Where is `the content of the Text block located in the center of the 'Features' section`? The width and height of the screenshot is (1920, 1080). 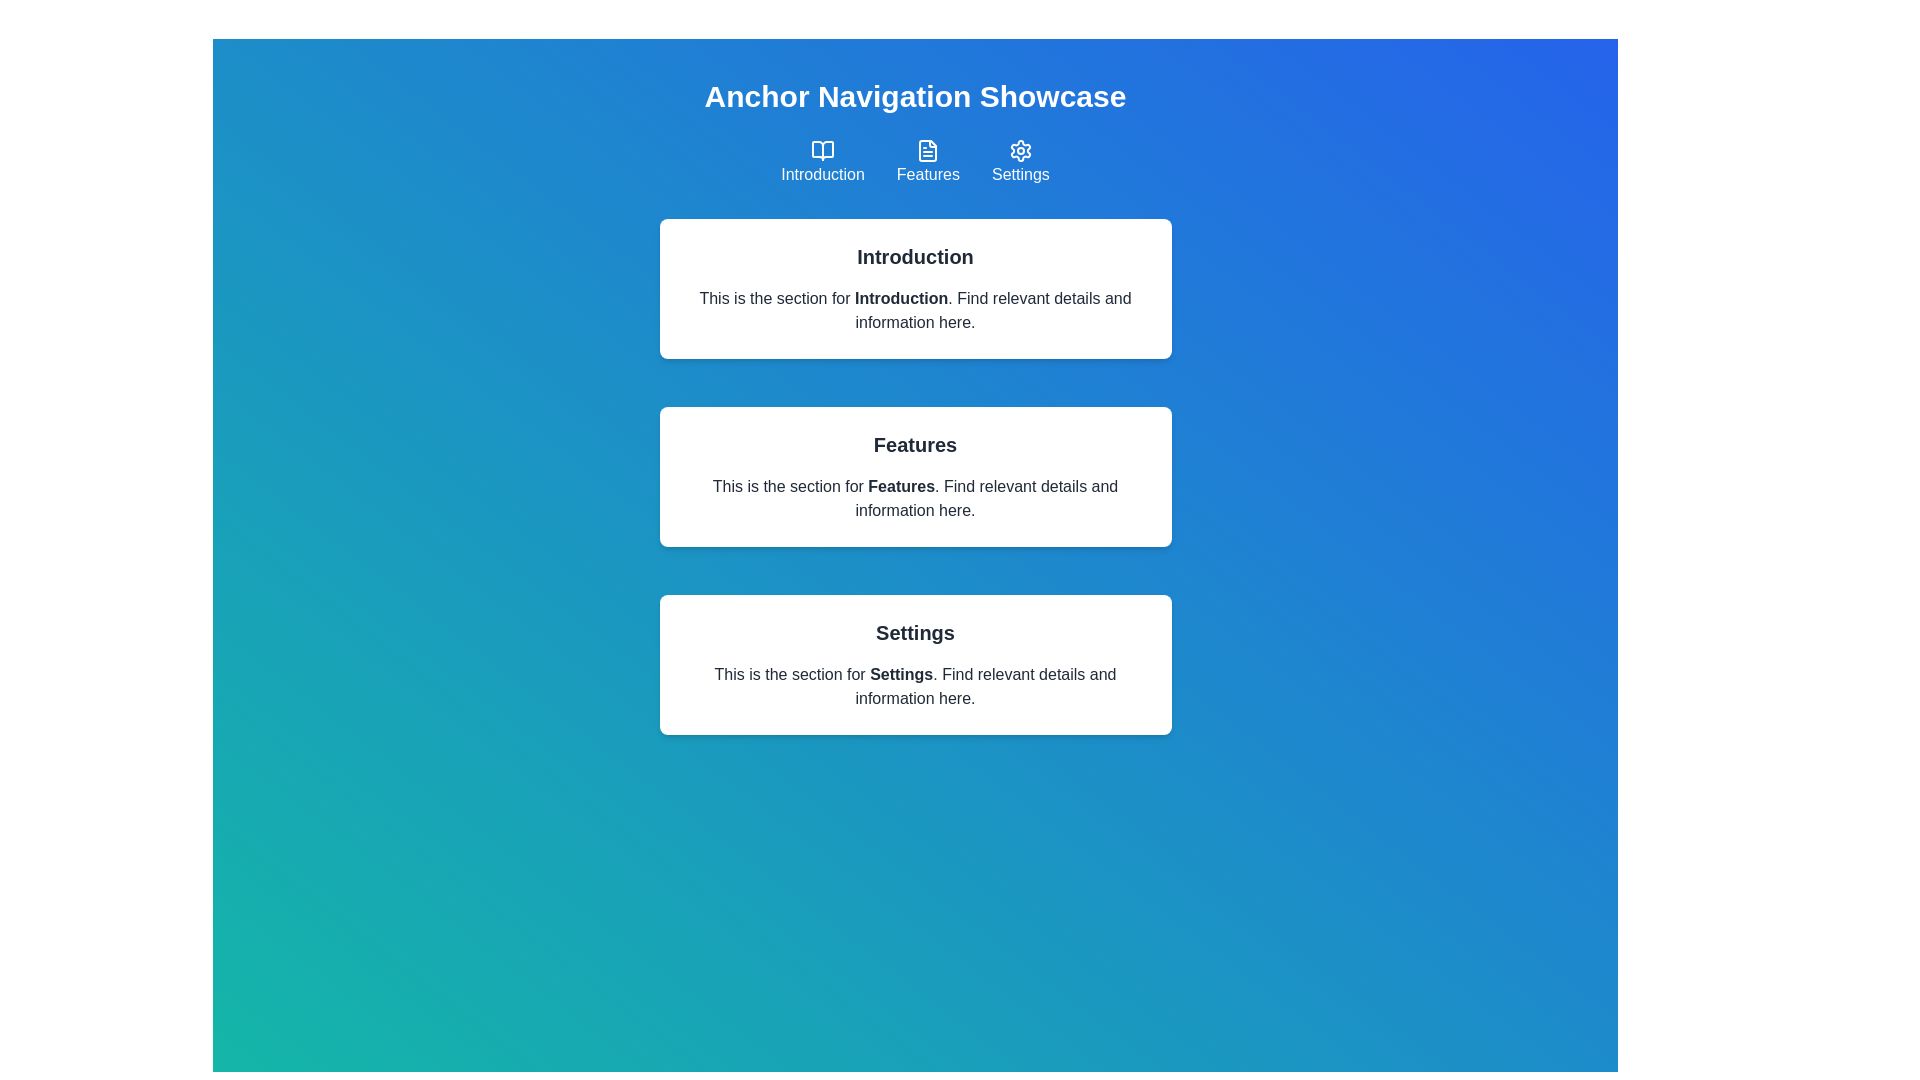
the content of the Text block located in the center of the 'Features' section is located at coordinates (914, 497).